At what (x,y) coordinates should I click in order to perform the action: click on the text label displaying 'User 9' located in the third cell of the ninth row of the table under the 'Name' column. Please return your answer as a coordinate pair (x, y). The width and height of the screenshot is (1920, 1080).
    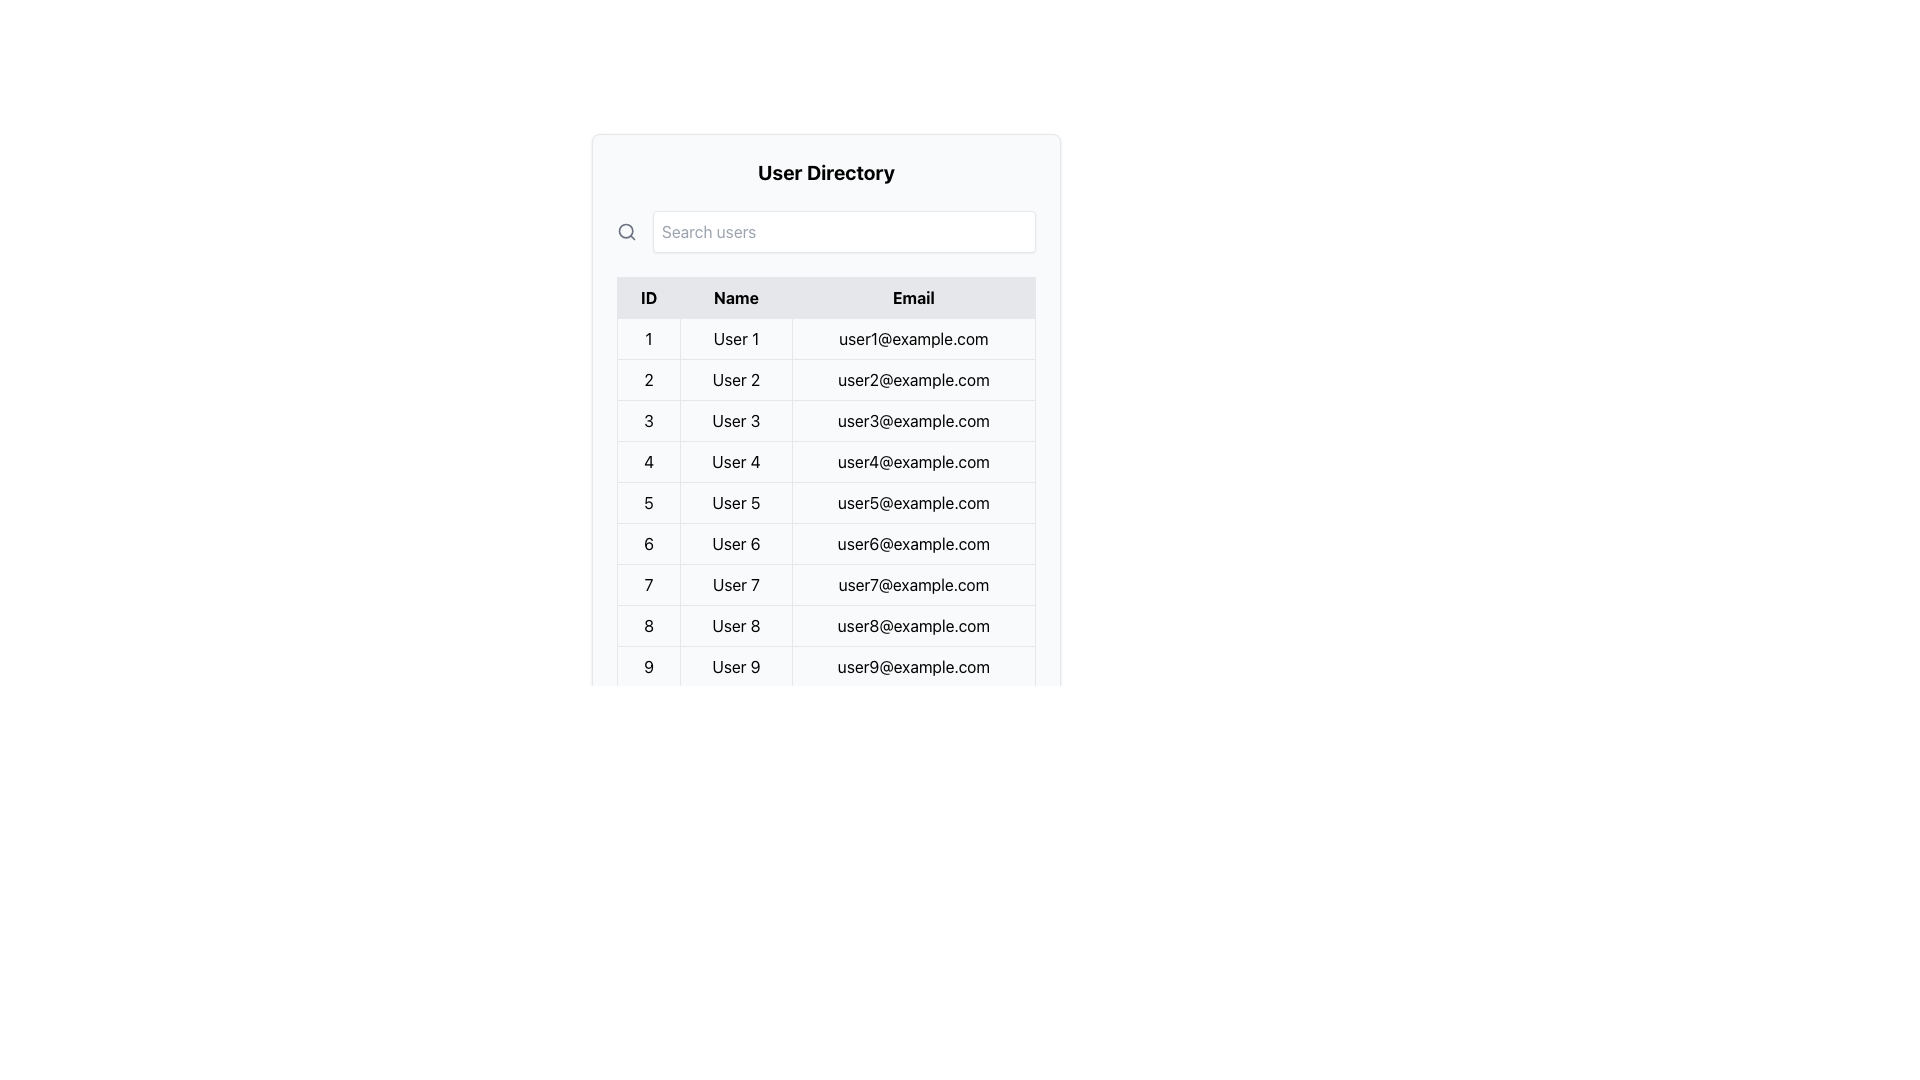
    Looking at the image, I should click on (735, 667).